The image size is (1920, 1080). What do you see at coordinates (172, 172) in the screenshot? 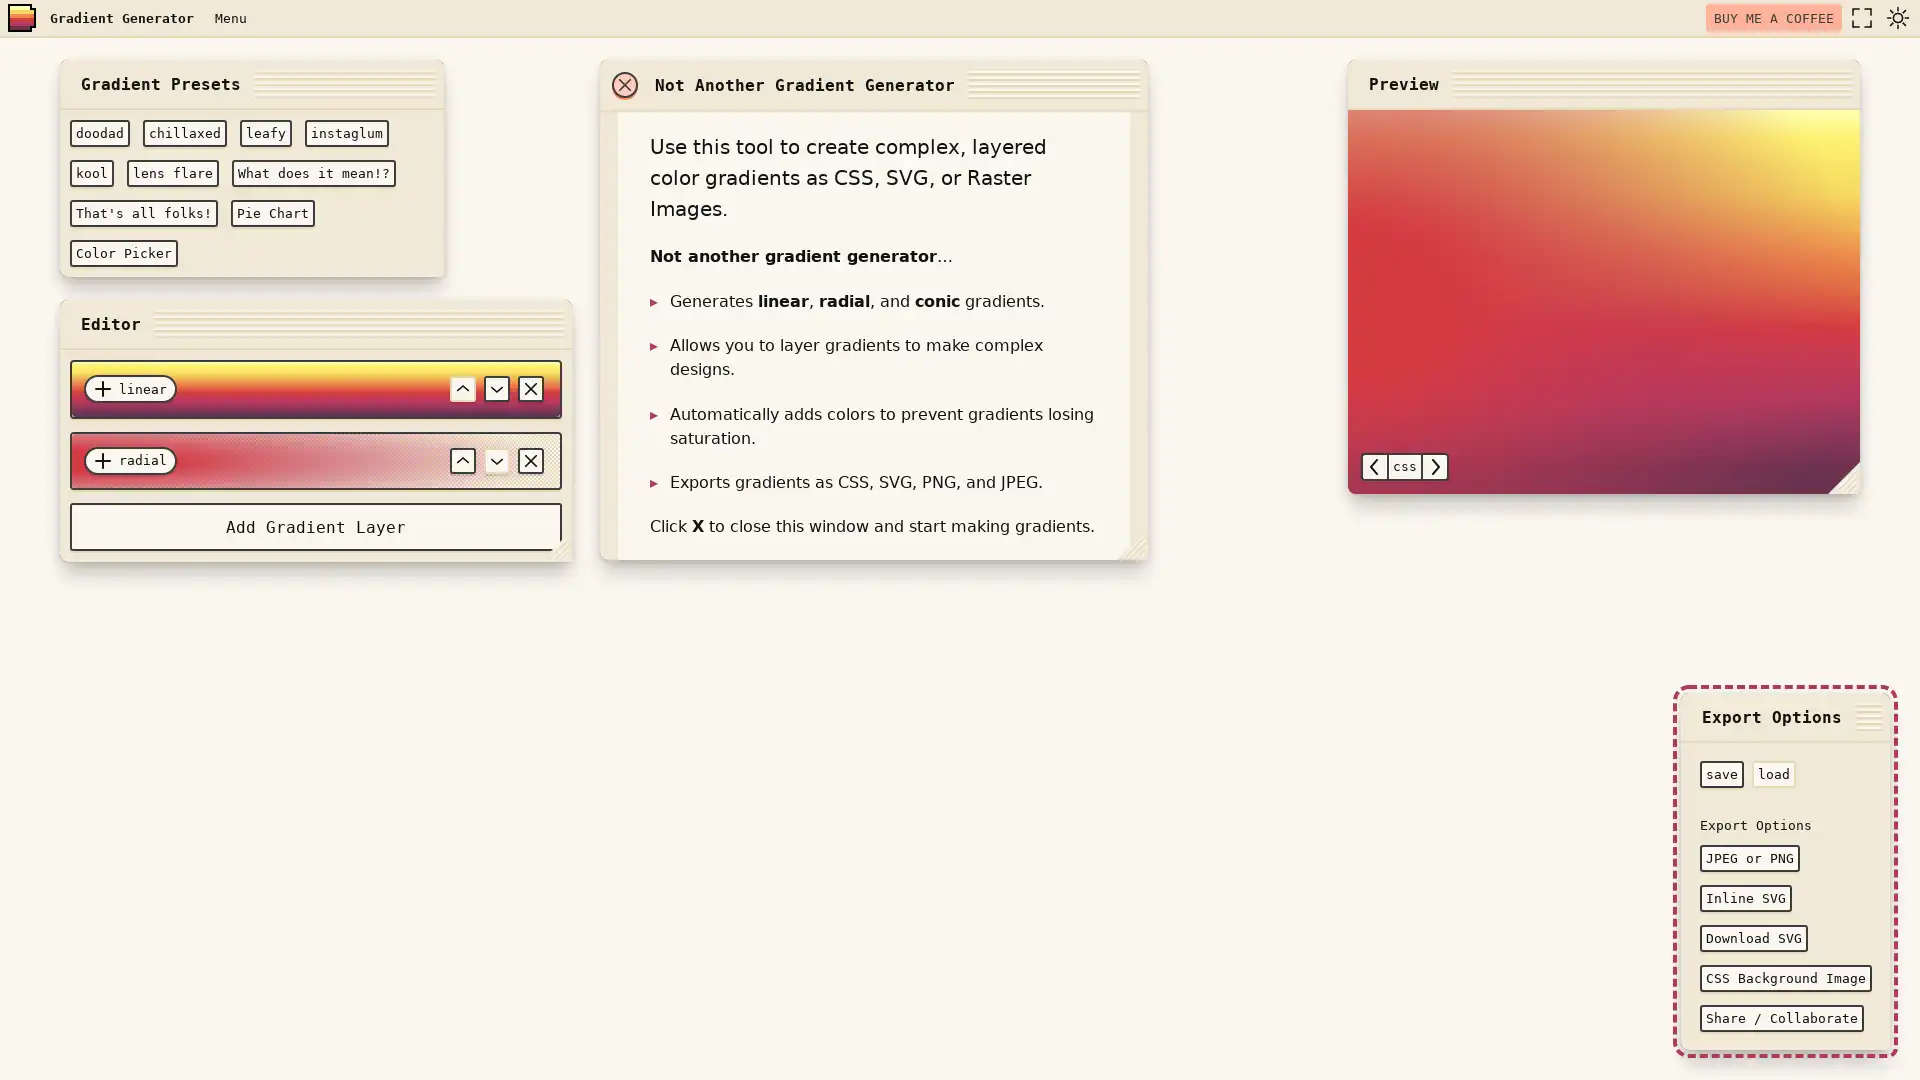
I see `lens flare` at bounding box center [172, 172].